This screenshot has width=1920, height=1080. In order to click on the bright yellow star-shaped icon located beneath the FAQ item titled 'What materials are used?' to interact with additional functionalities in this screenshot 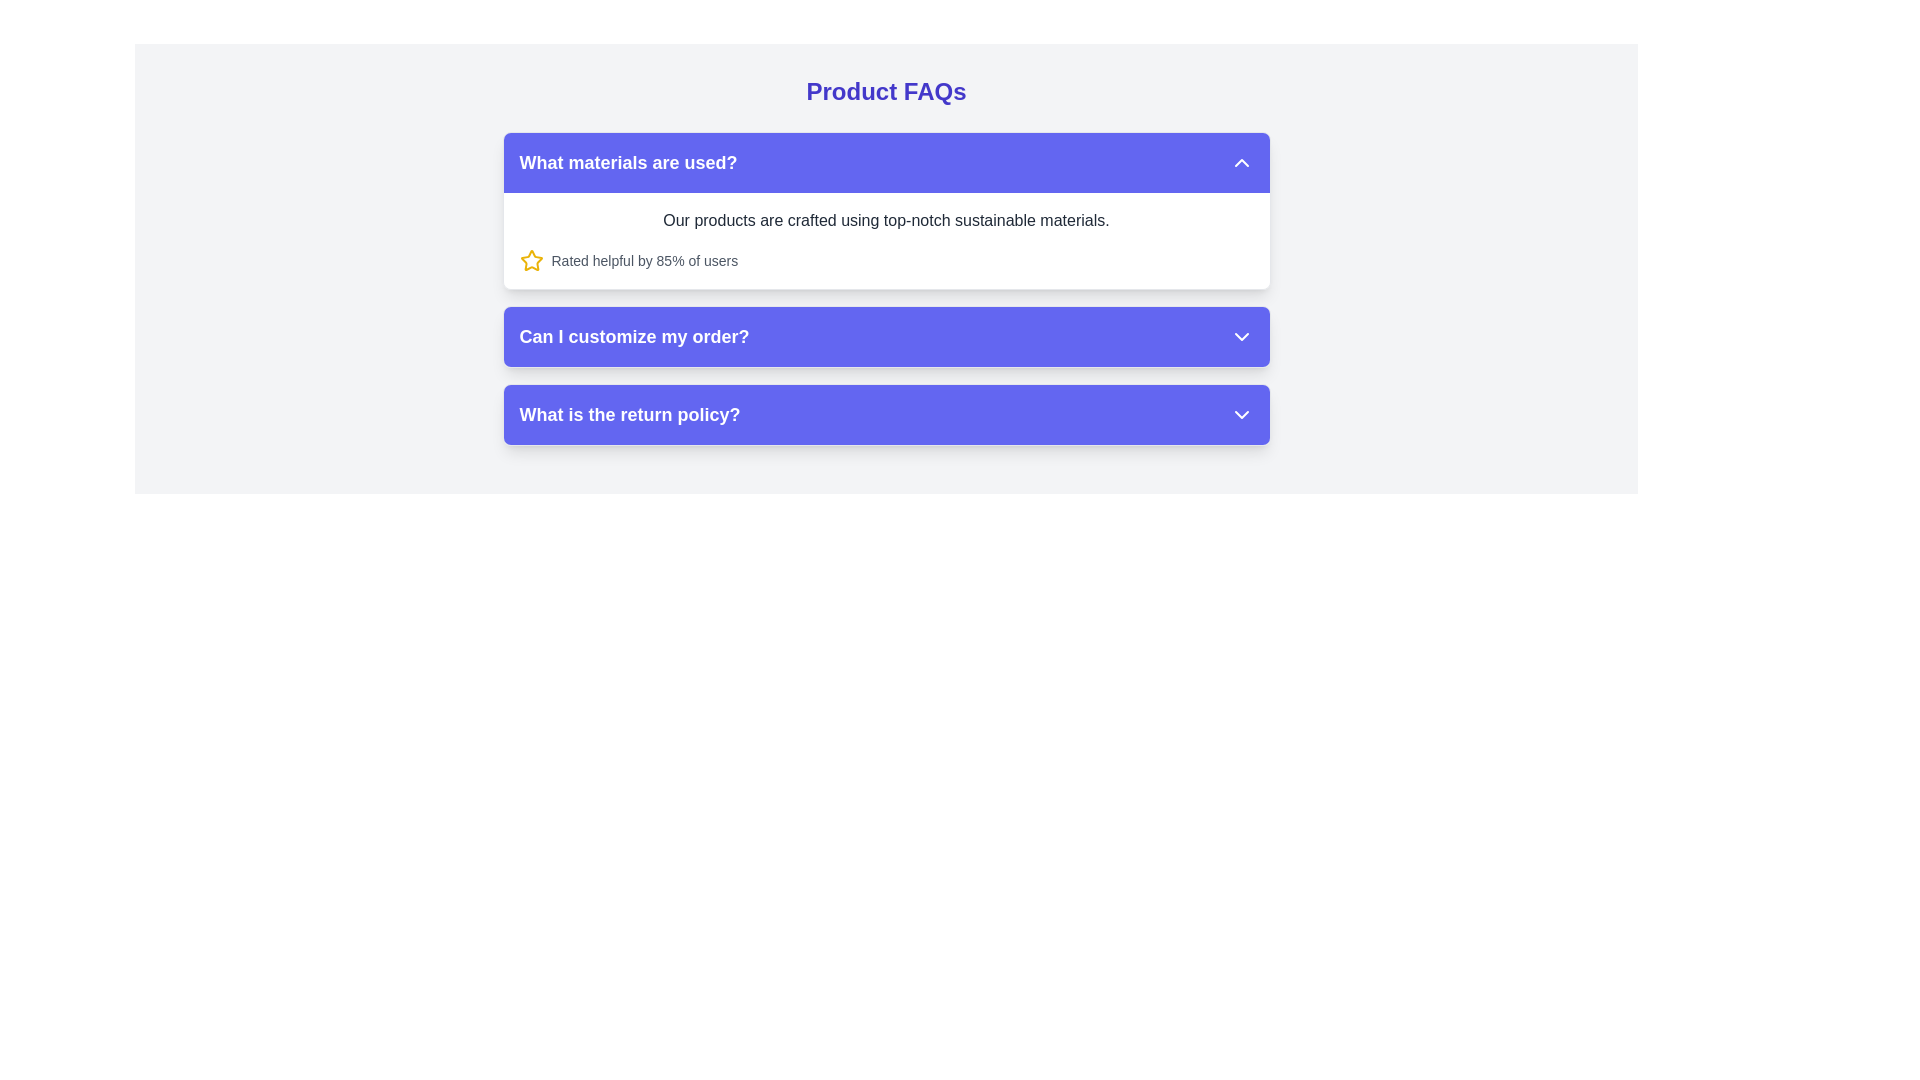, I will do `click(531, 259)`.